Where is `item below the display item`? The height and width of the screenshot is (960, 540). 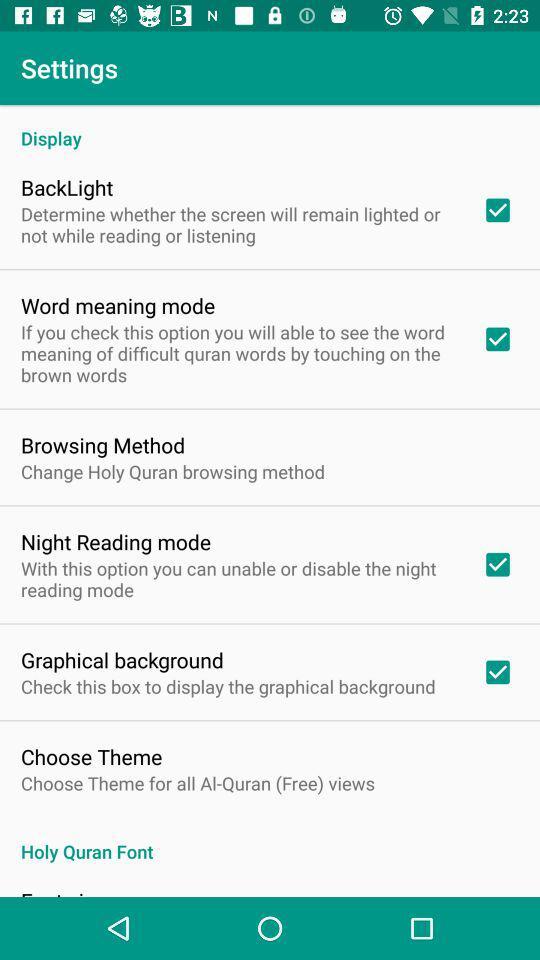
item below the display item is located at coordinates (67, 187).